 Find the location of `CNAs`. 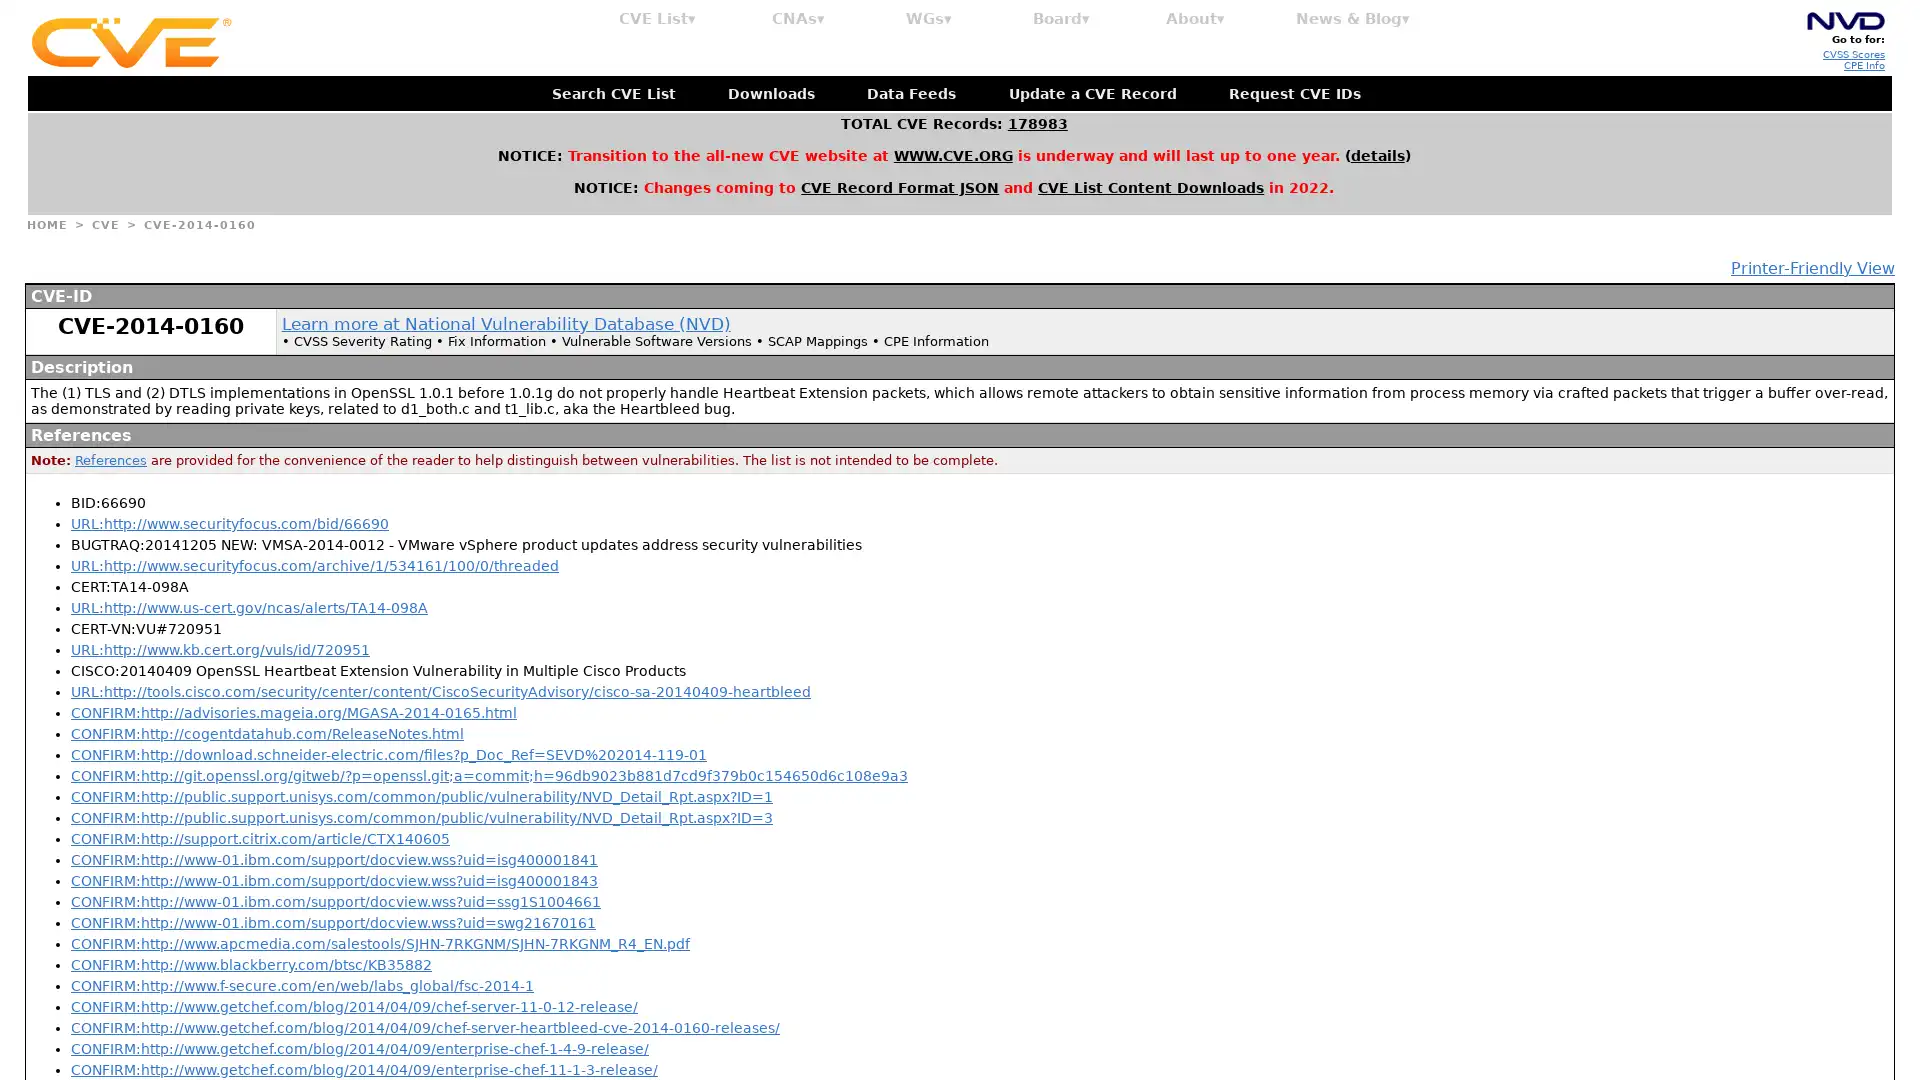

CNAs is located at coordinates (797, 19).